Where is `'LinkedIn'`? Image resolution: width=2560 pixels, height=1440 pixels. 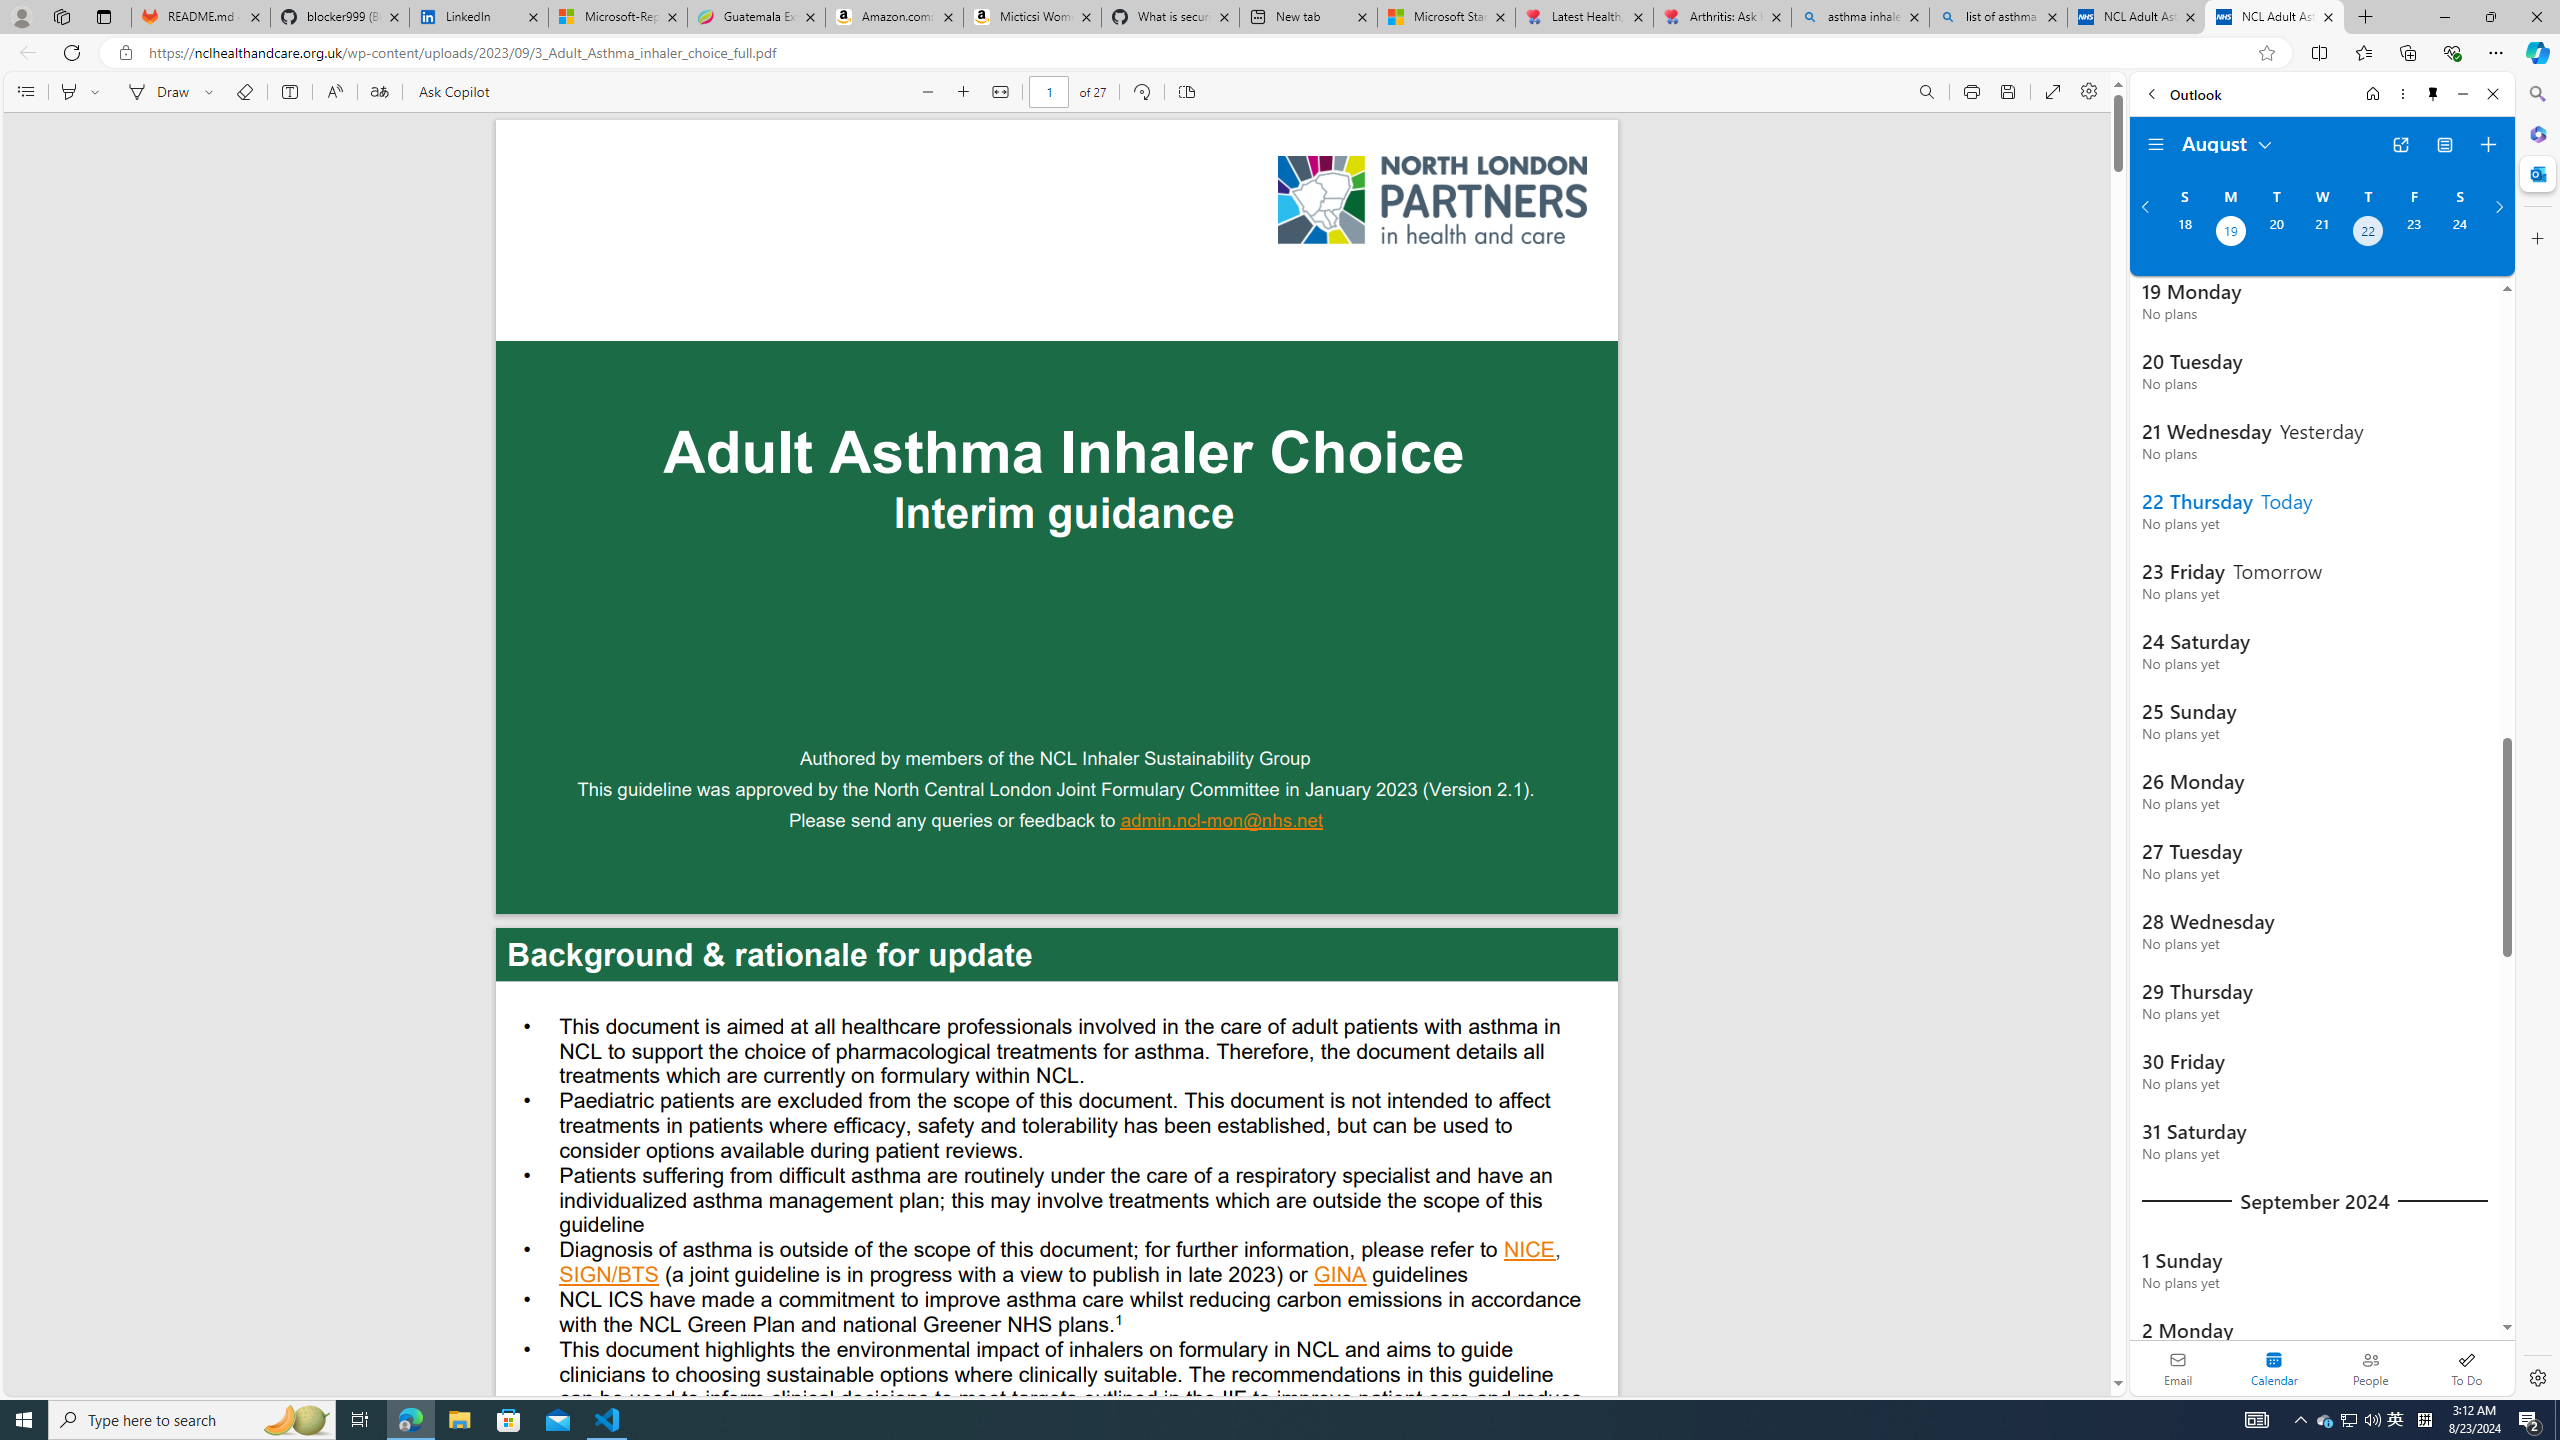 'LinkedIn' is located at coordinates (480, 16).